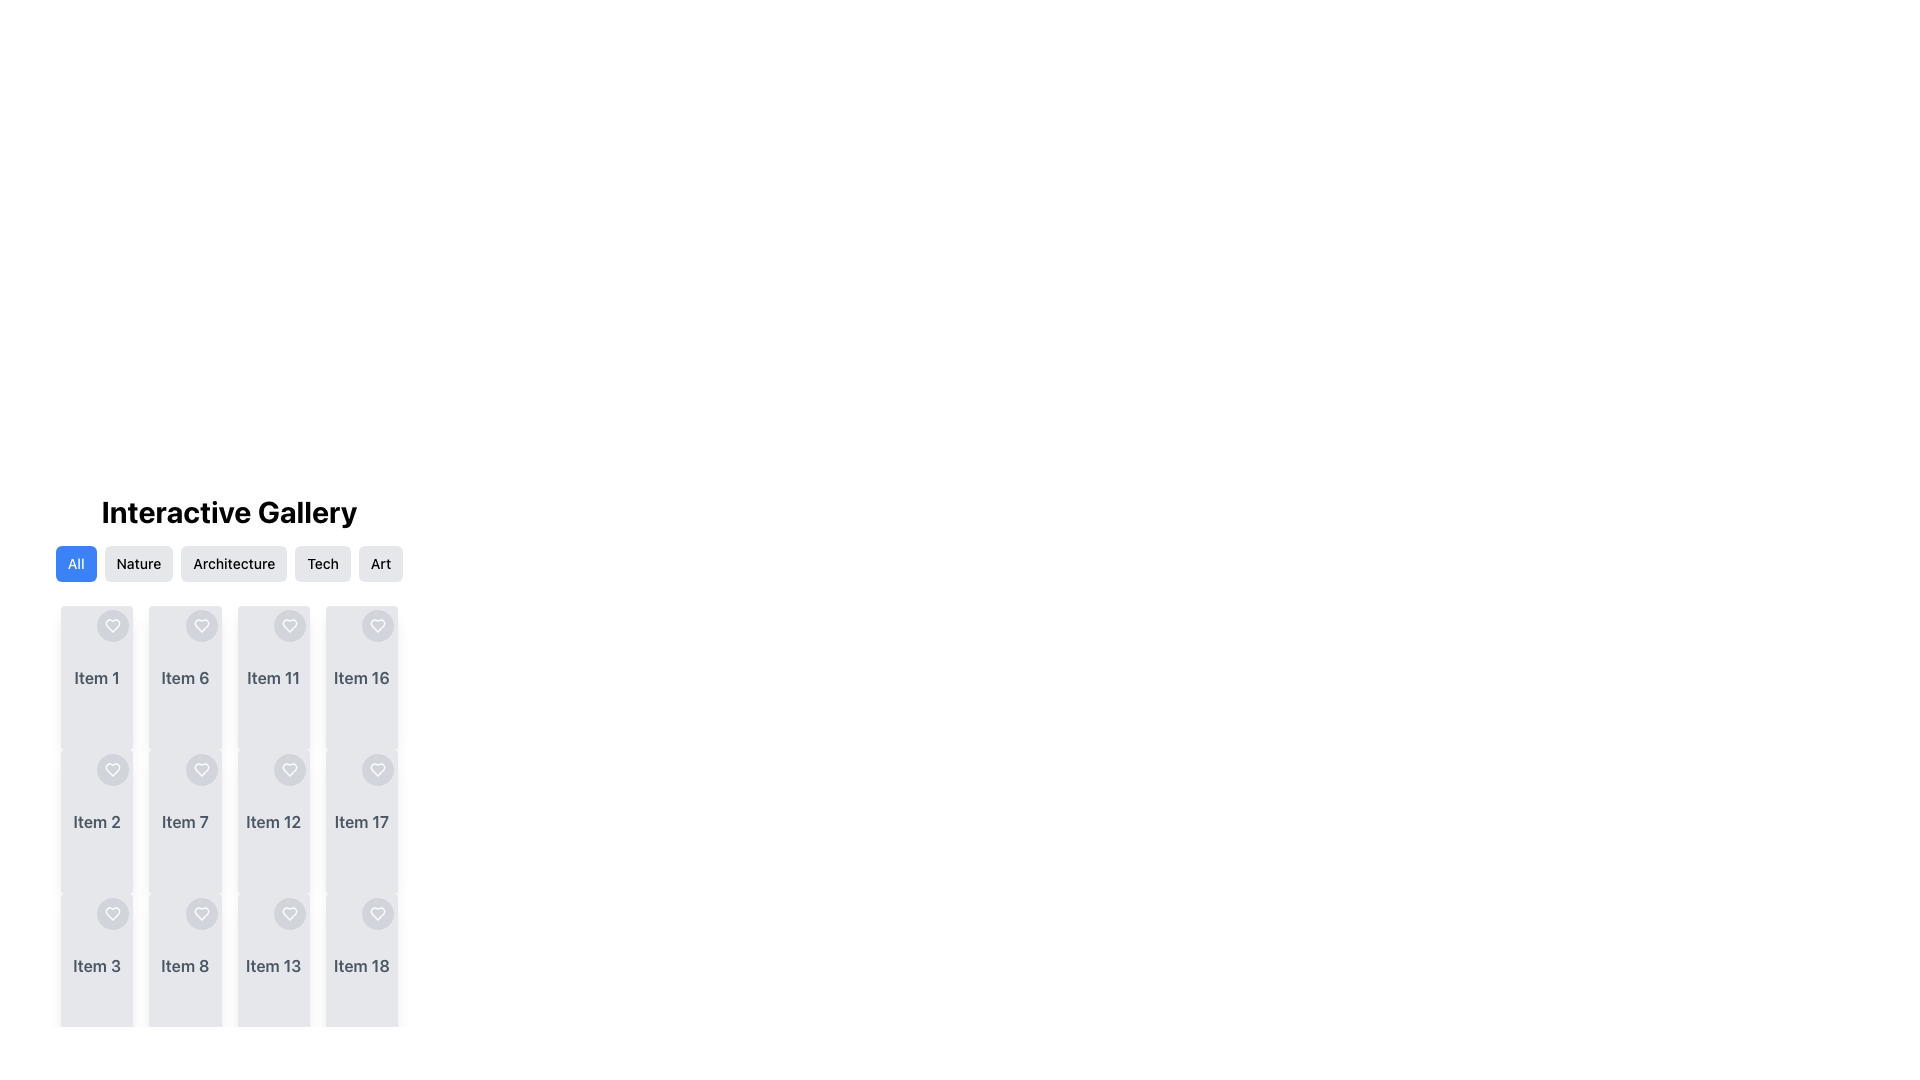 This screenshot has height=1080, width=1920. What do you see at coordinates (229, 511) in the screenshot?
I see `text of the heading labeled 'Interactive Gallery', which serves as the title for the section and provides context to the content below` at bounding box center [229, 511].